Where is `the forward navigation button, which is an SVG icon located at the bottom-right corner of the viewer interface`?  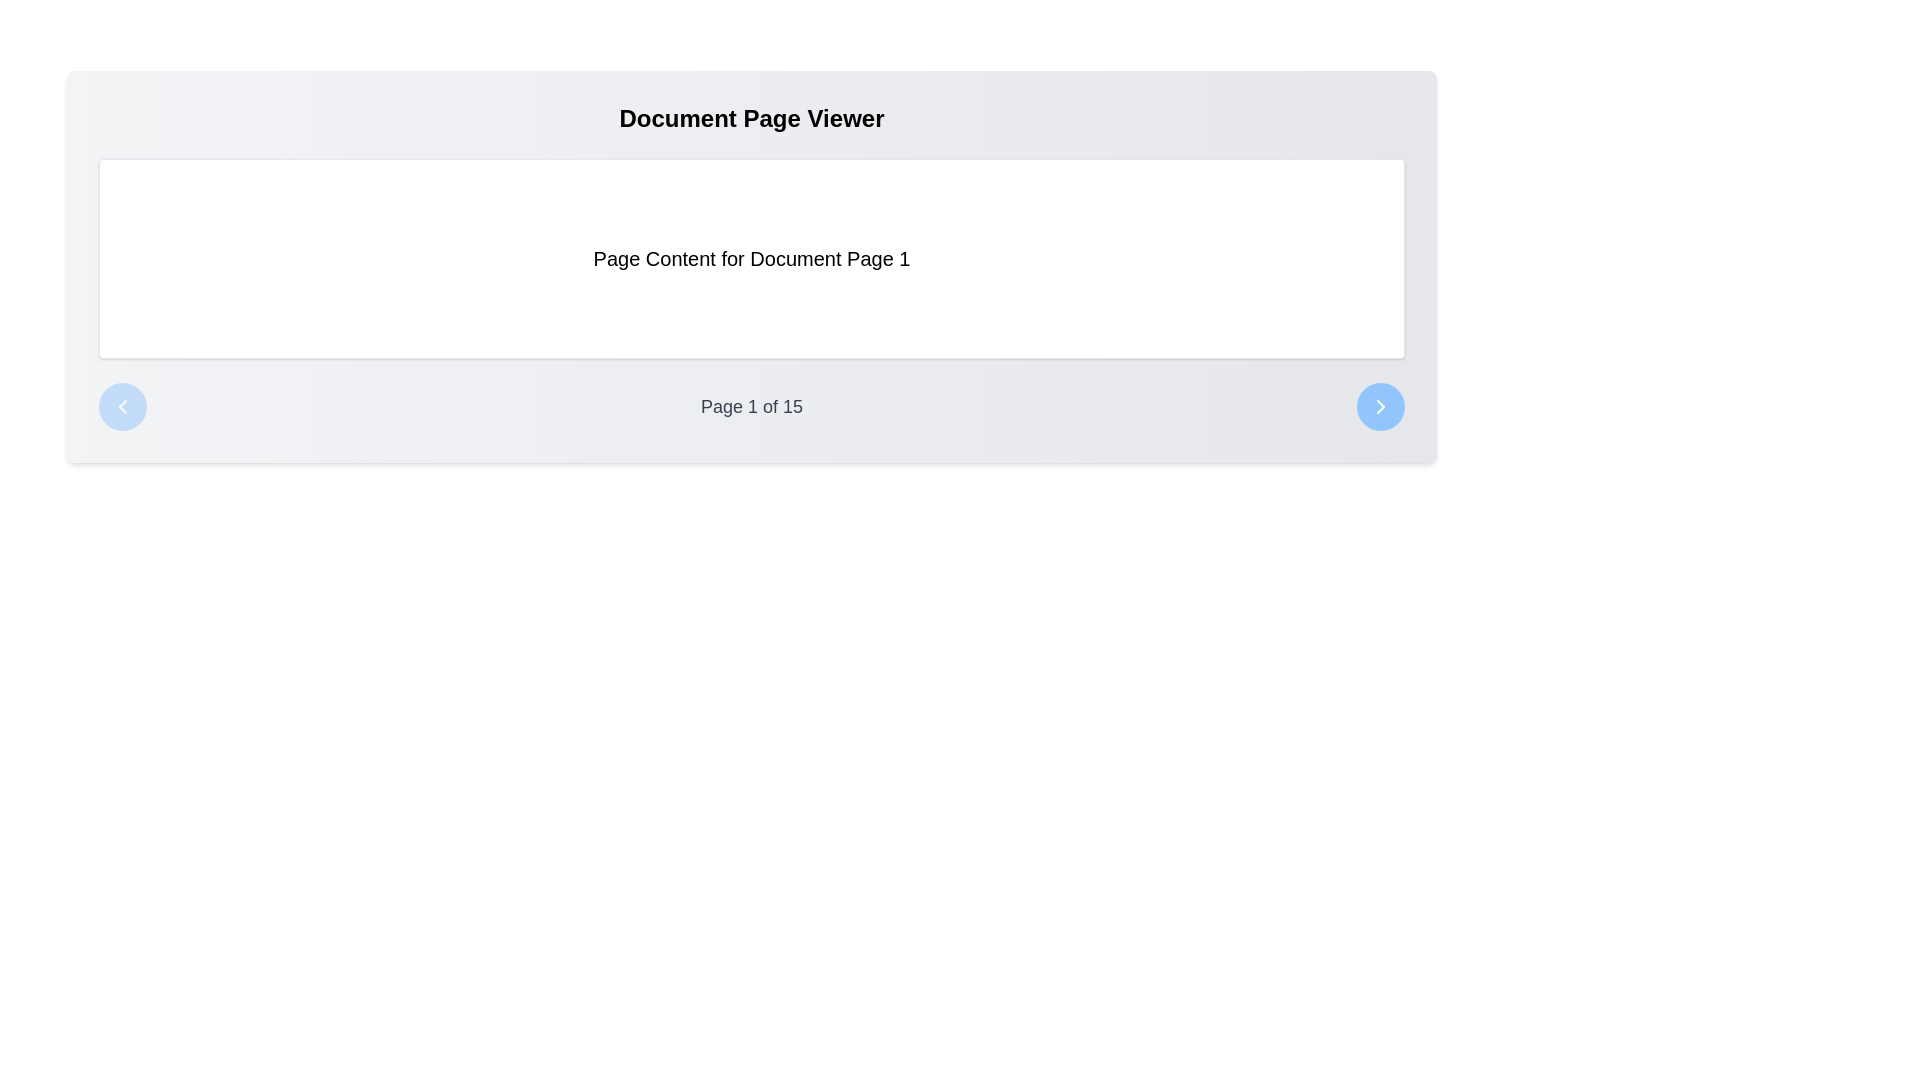 the forward navigation button, which is an SVG icon located at the bottom-right corner of the viewer interface is located at coordinates (1380, 406).